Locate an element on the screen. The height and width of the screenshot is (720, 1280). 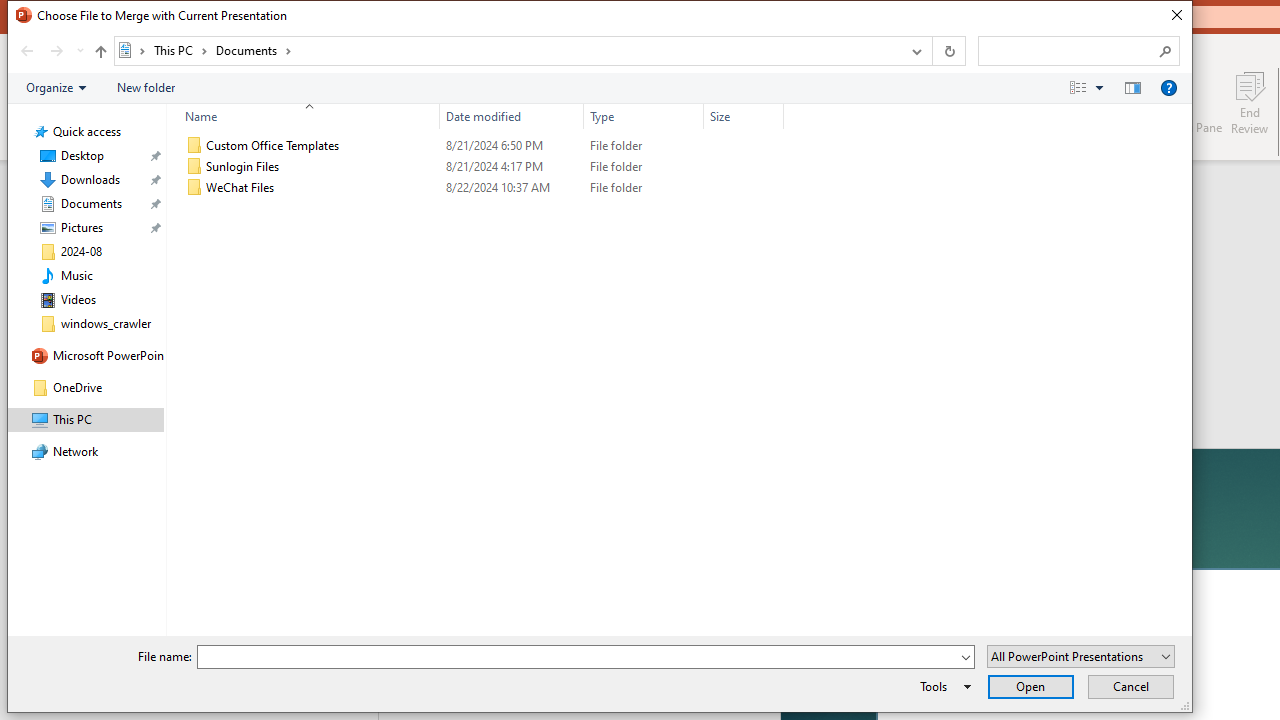
'Navigation buttons' is located at coordinates (50, 50).